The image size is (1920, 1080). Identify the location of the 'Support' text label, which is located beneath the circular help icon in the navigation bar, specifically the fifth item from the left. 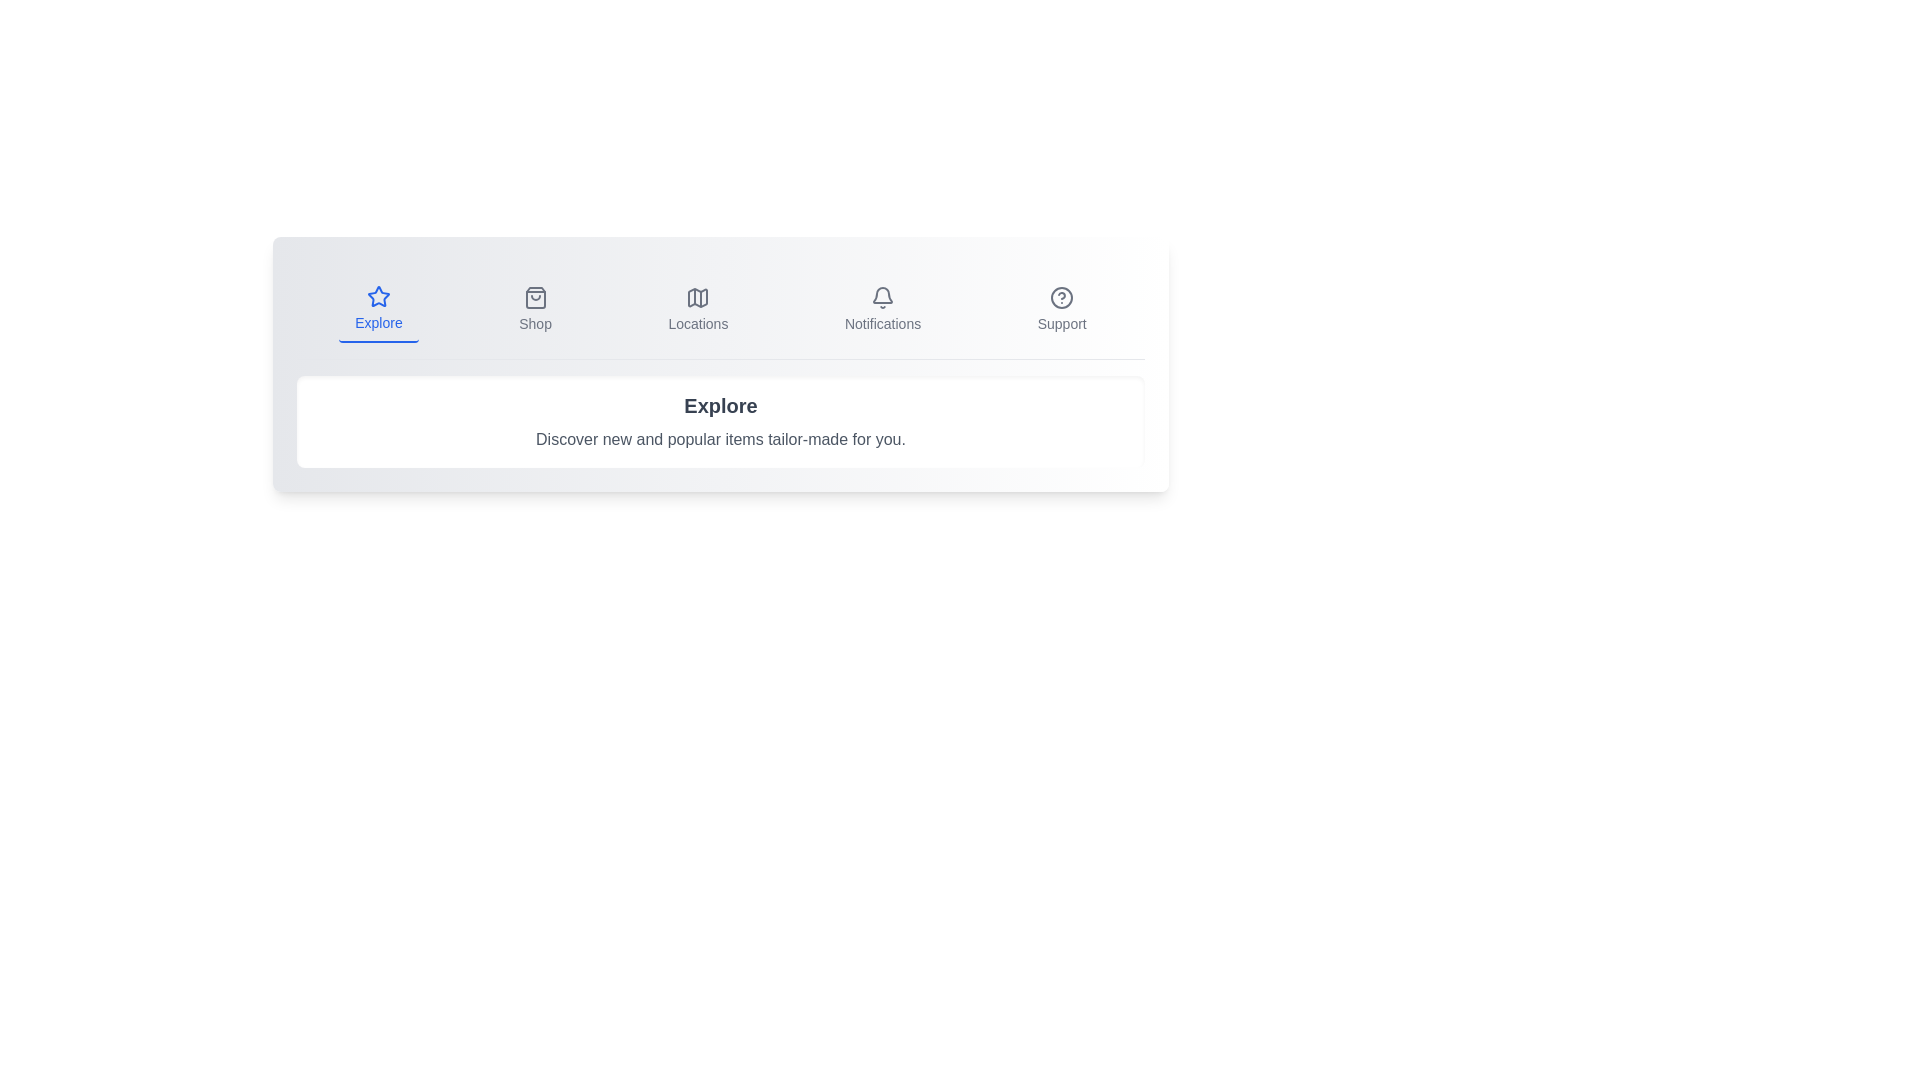
(1061, 323).